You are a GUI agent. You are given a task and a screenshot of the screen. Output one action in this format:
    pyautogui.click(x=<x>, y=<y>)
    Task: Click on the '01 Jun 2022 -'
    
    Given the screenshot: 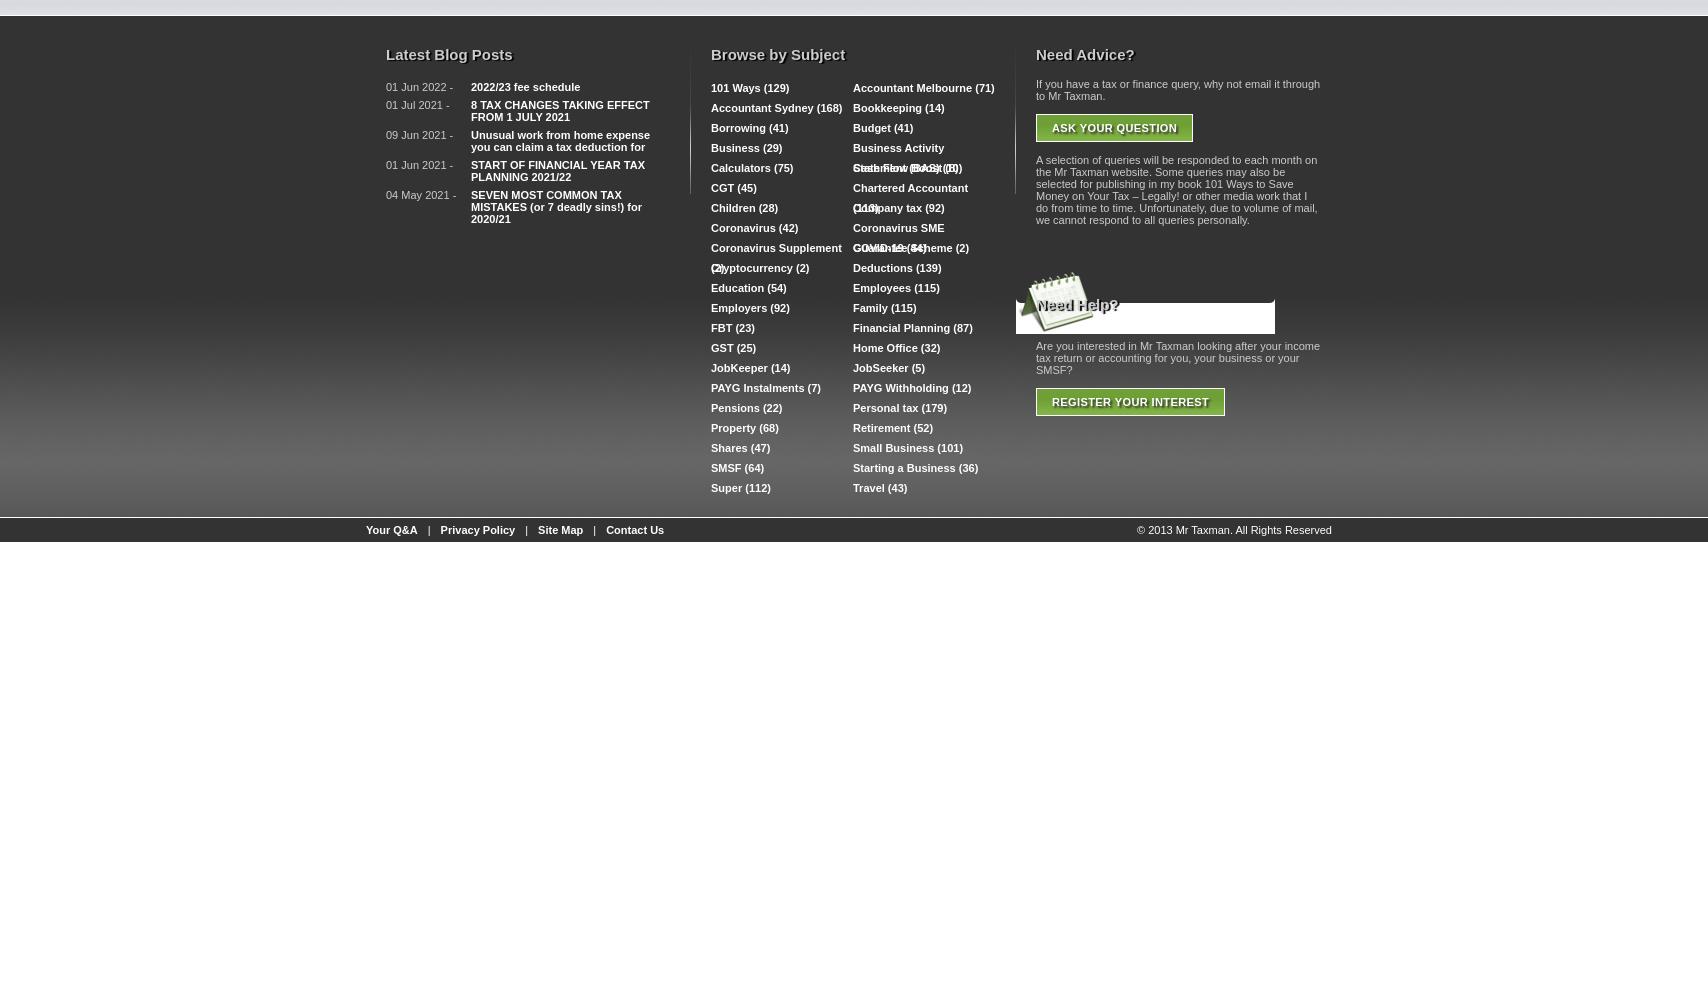 What is the action you would take?
    pyautogui.click(x=419, y=86)
    